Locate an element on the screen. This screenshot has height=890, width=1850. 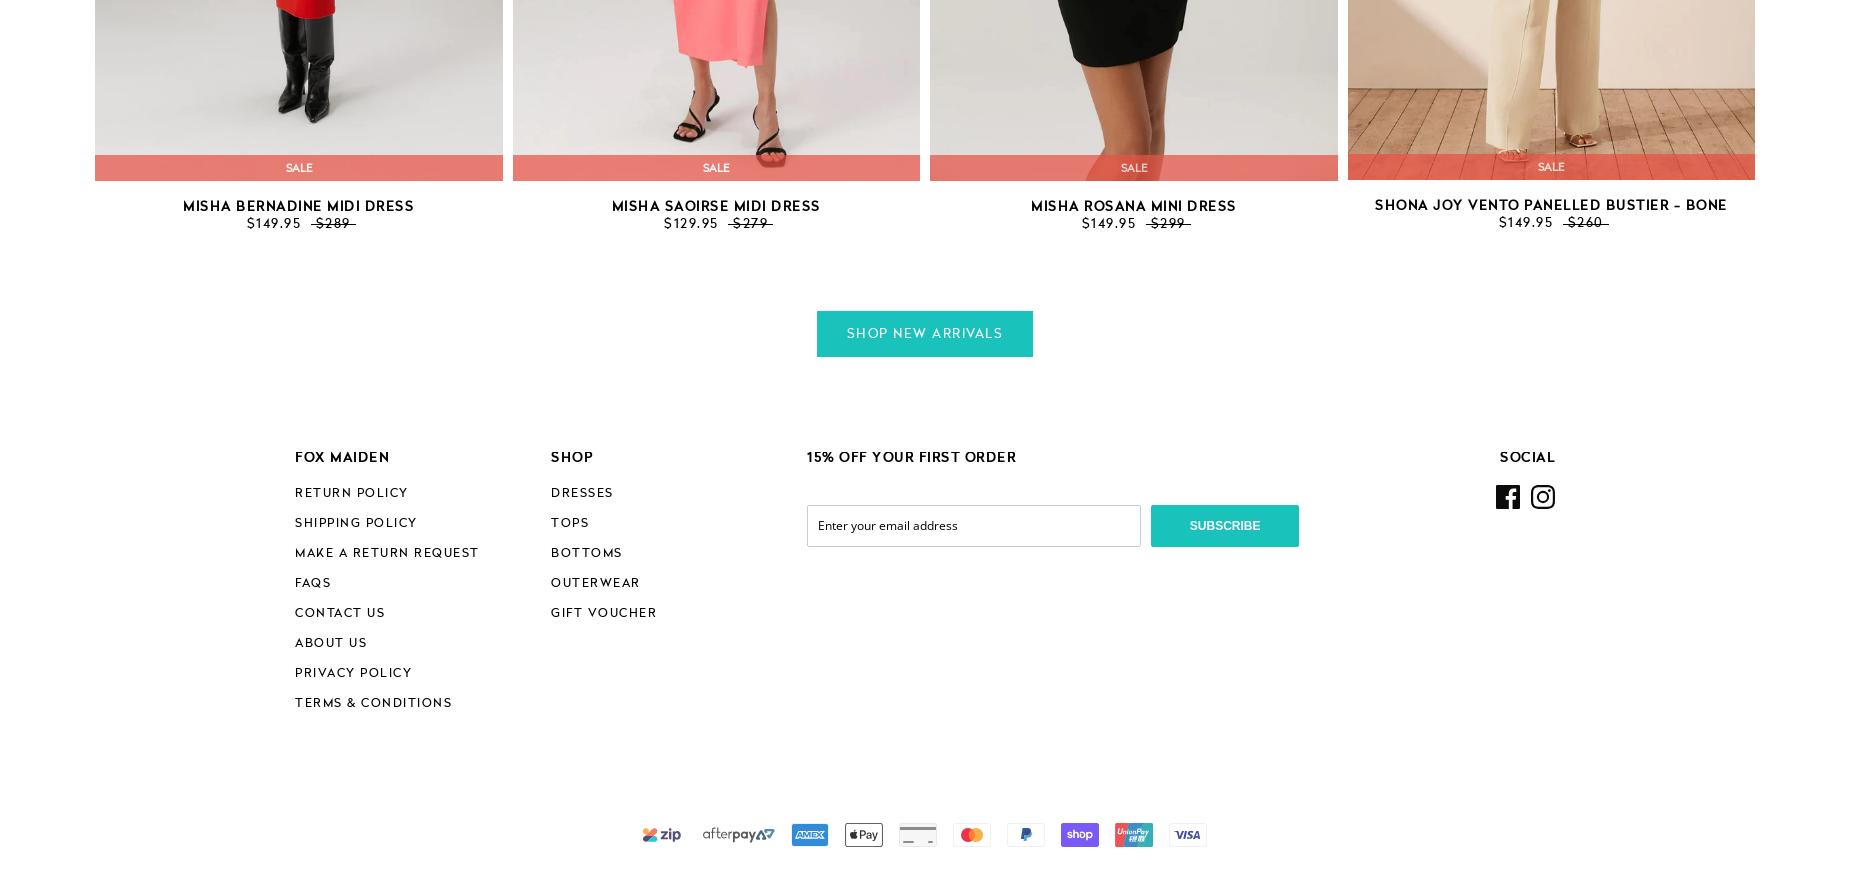
'Social' is located at coordinates (1527, 457).